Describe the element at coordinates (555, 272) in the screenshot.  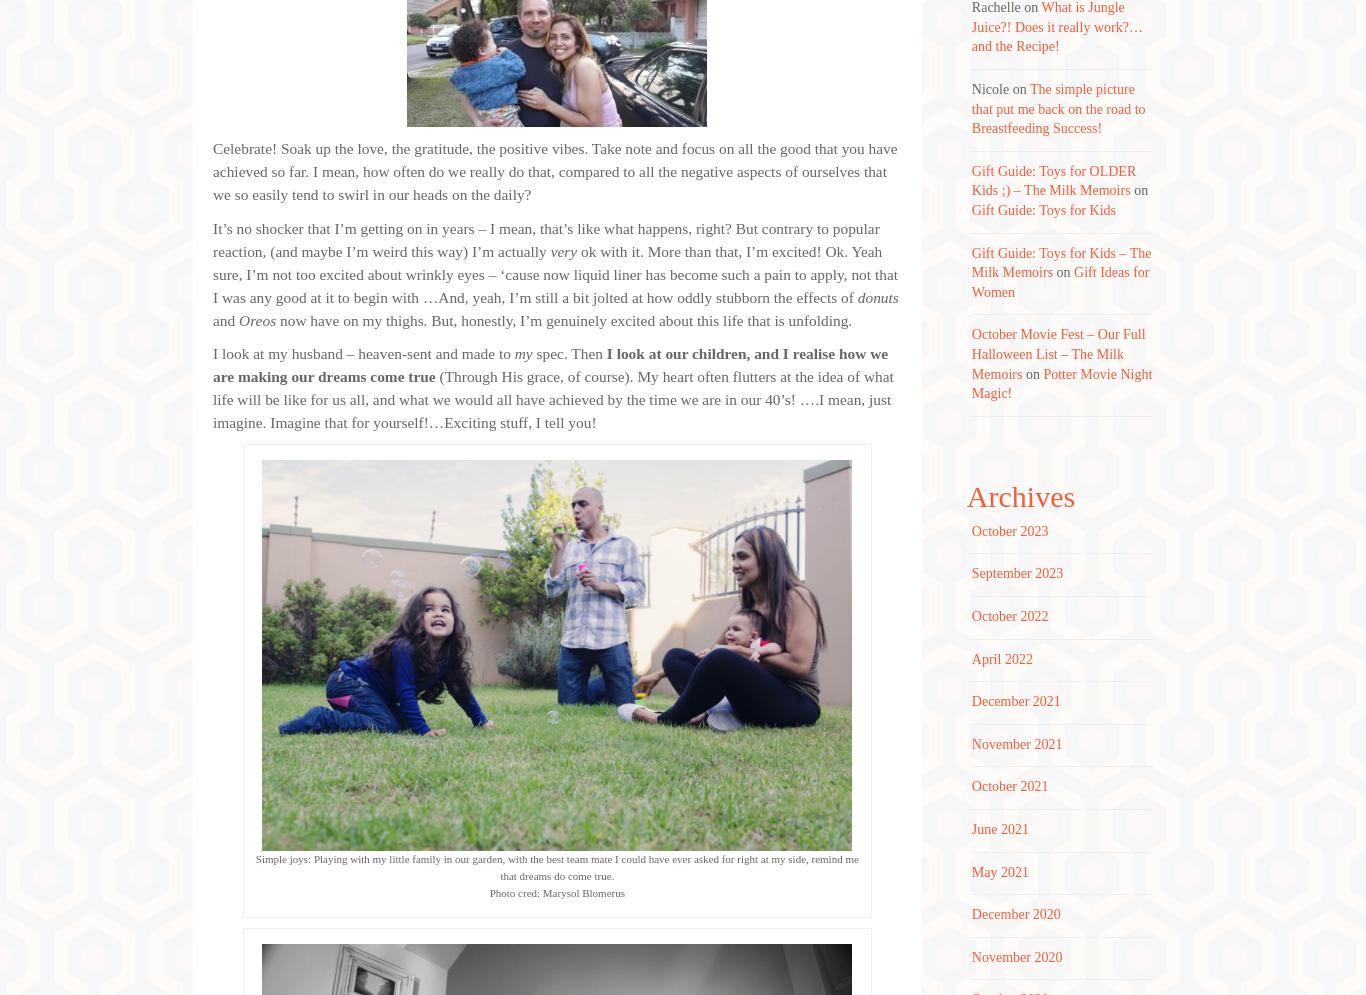
I see `'ok with it. More than that, I’m excited! Ok. Yeah sure,  I’m not too excited about wrinkly eyes –  ‘cause now liquid liner  has become such a pain to apply, not that I was any good at it to begin with …And, yeah, I’m still a bit jolted at how oddly stubborn the effects of'` at that location.